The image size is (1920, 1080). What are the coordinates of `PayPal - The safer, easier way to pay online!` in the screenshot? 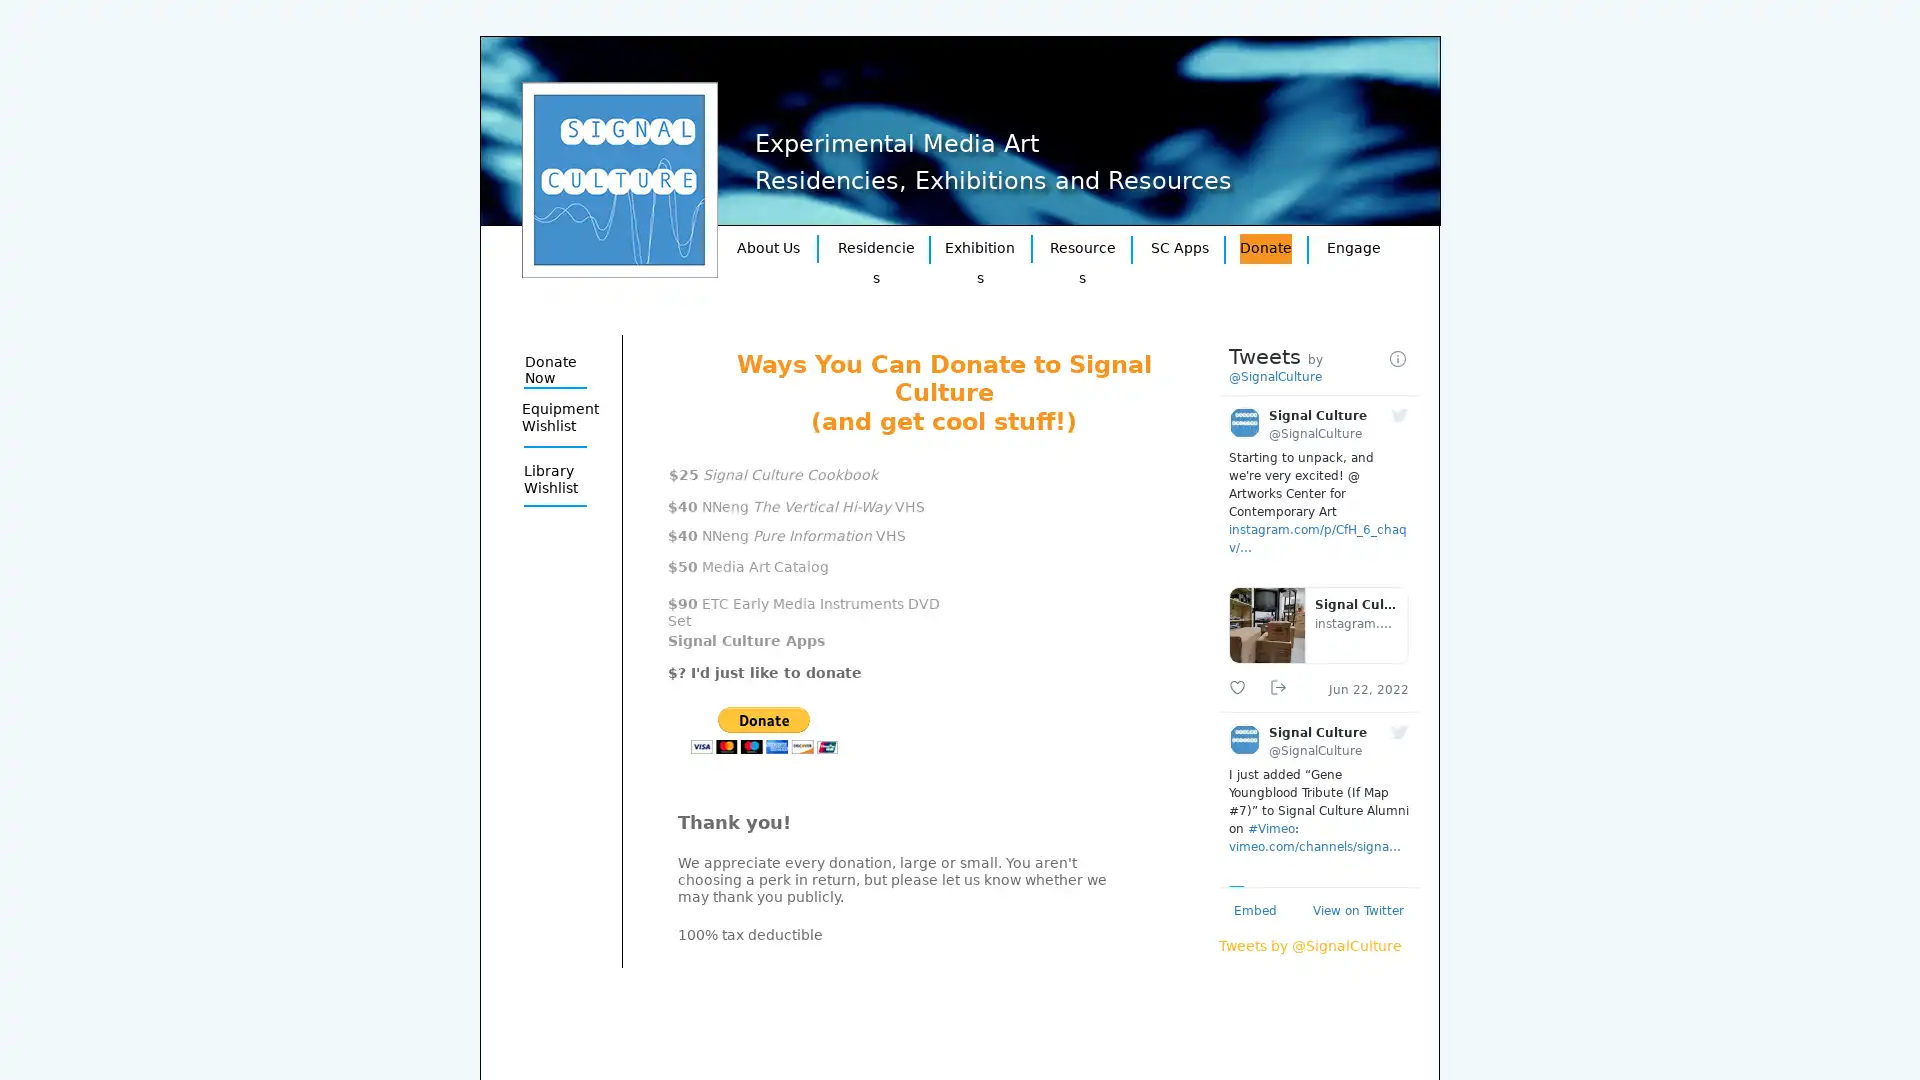 It's located at (763, 730).